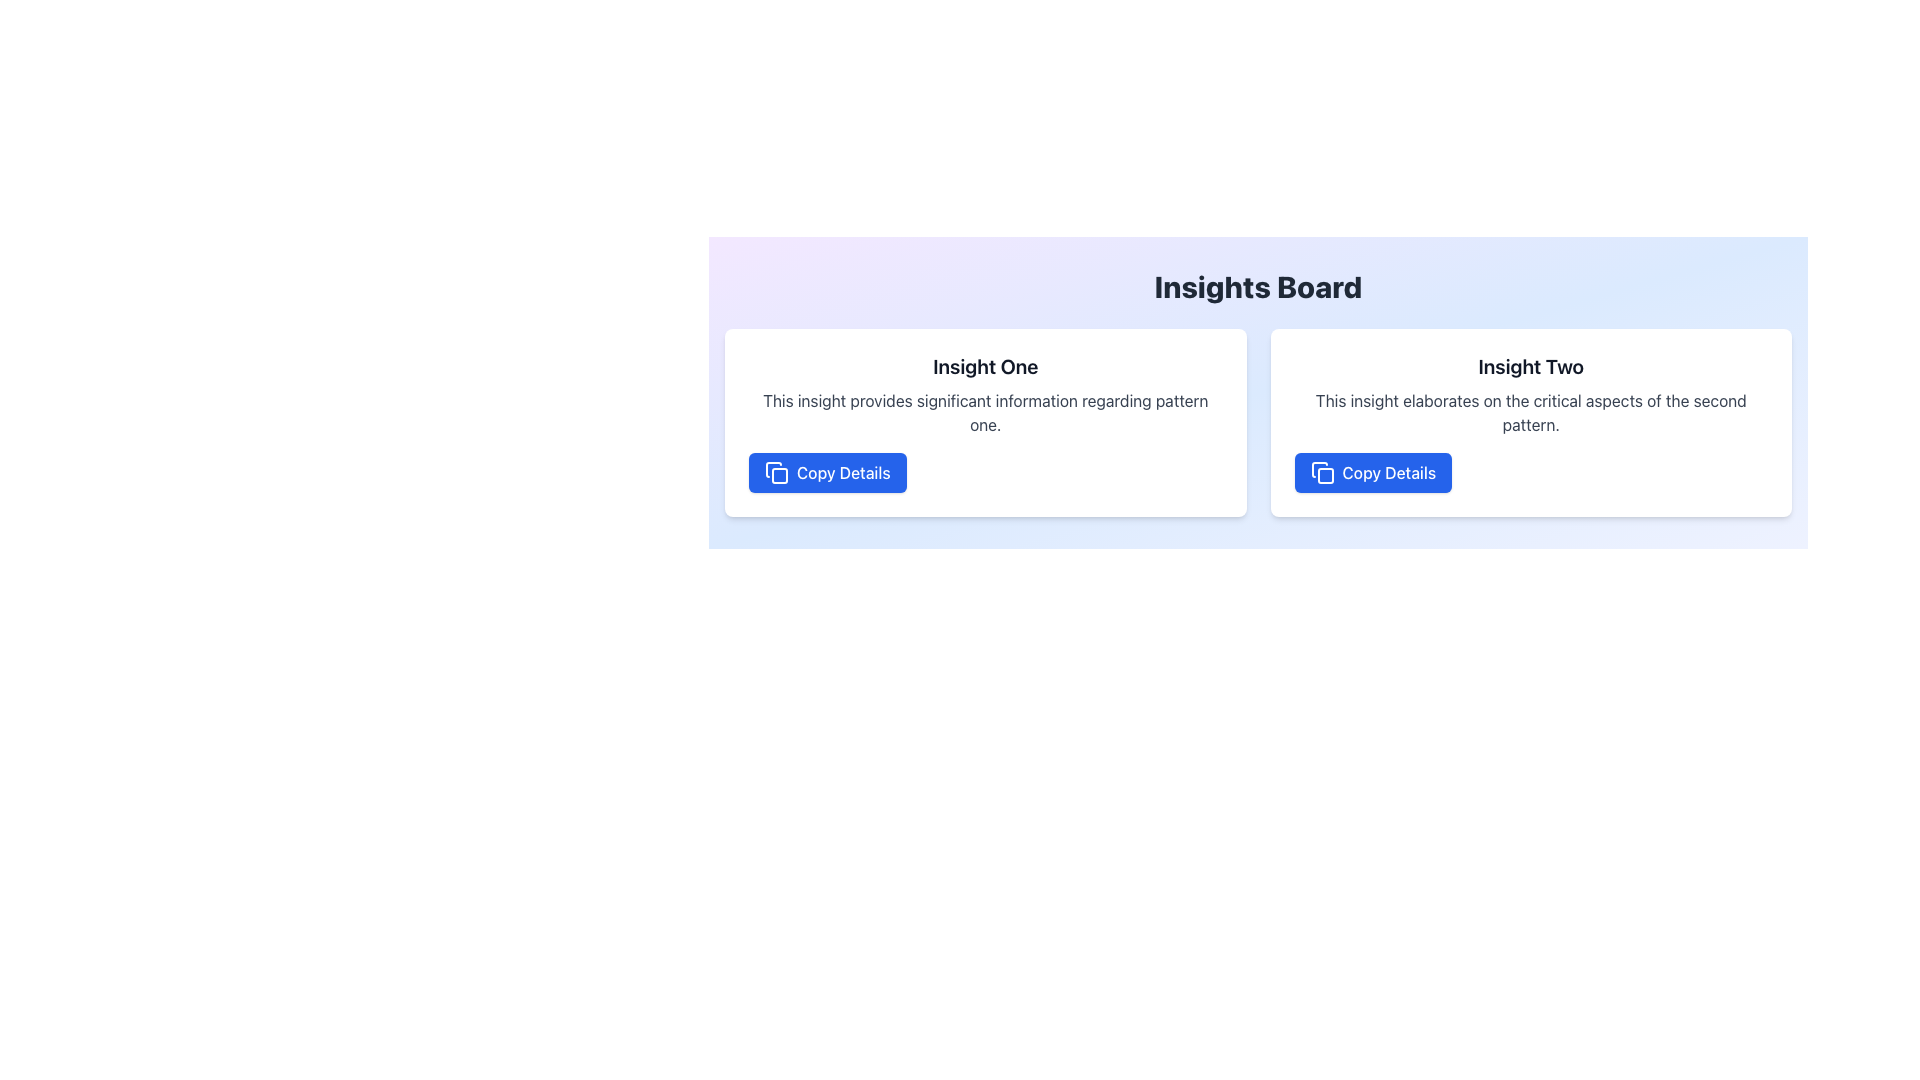 This screenshot has width=1920, height=1080. I want to click on the 'Copy Details' button, which is a text label with a document icon, located below the descriptive text in the 'Insight One' card, so click(827, 473).